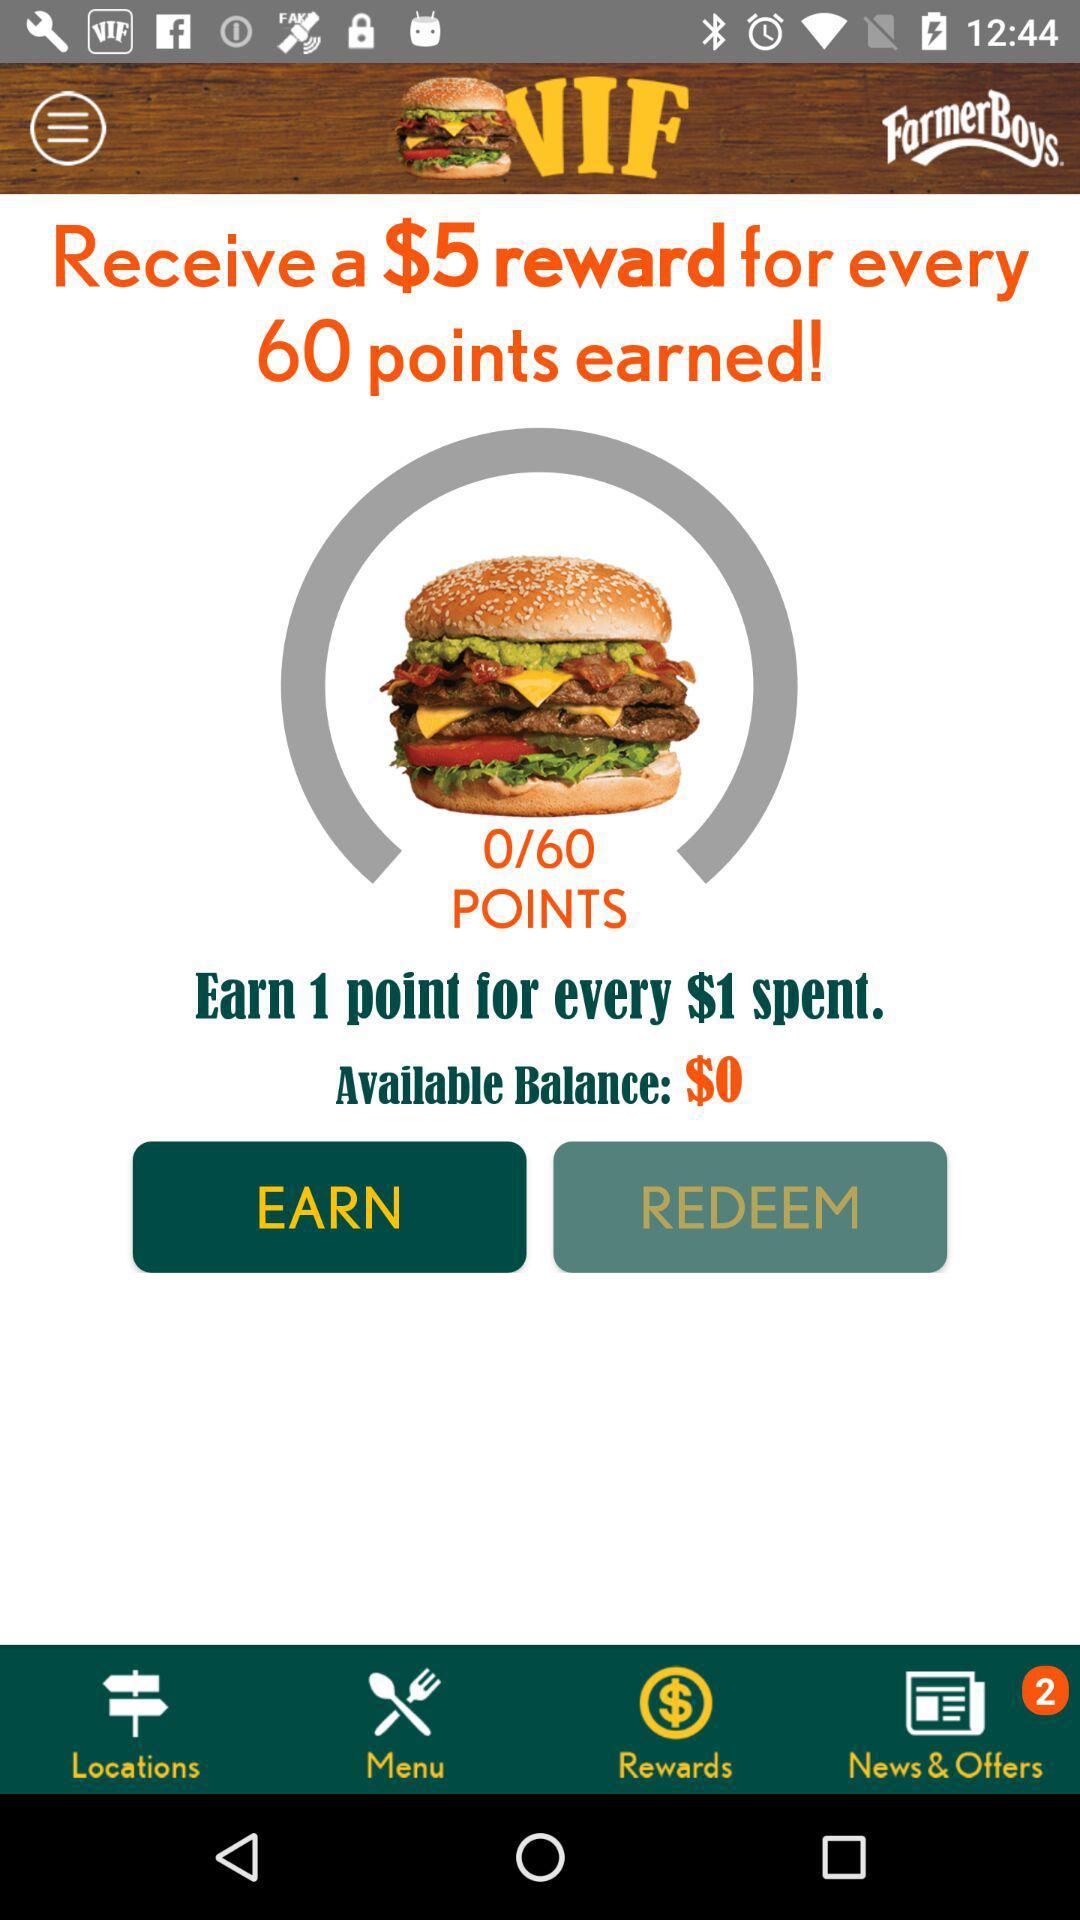  Describe the element at coordinates (750, 1206) in the screenshot. I see `icon below the available balance:` at that location.